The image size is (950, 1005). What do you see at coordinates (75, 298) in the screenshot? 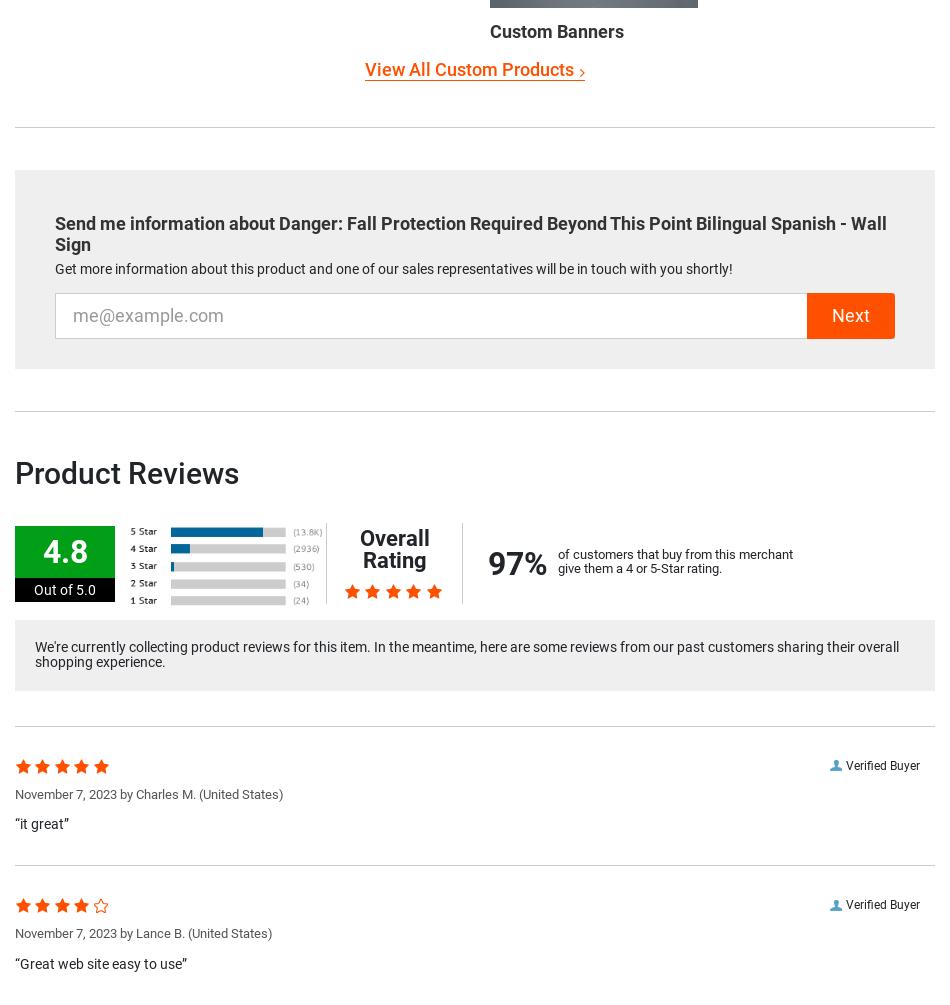
I see `'Email:'` at bounding box center [75, 298].